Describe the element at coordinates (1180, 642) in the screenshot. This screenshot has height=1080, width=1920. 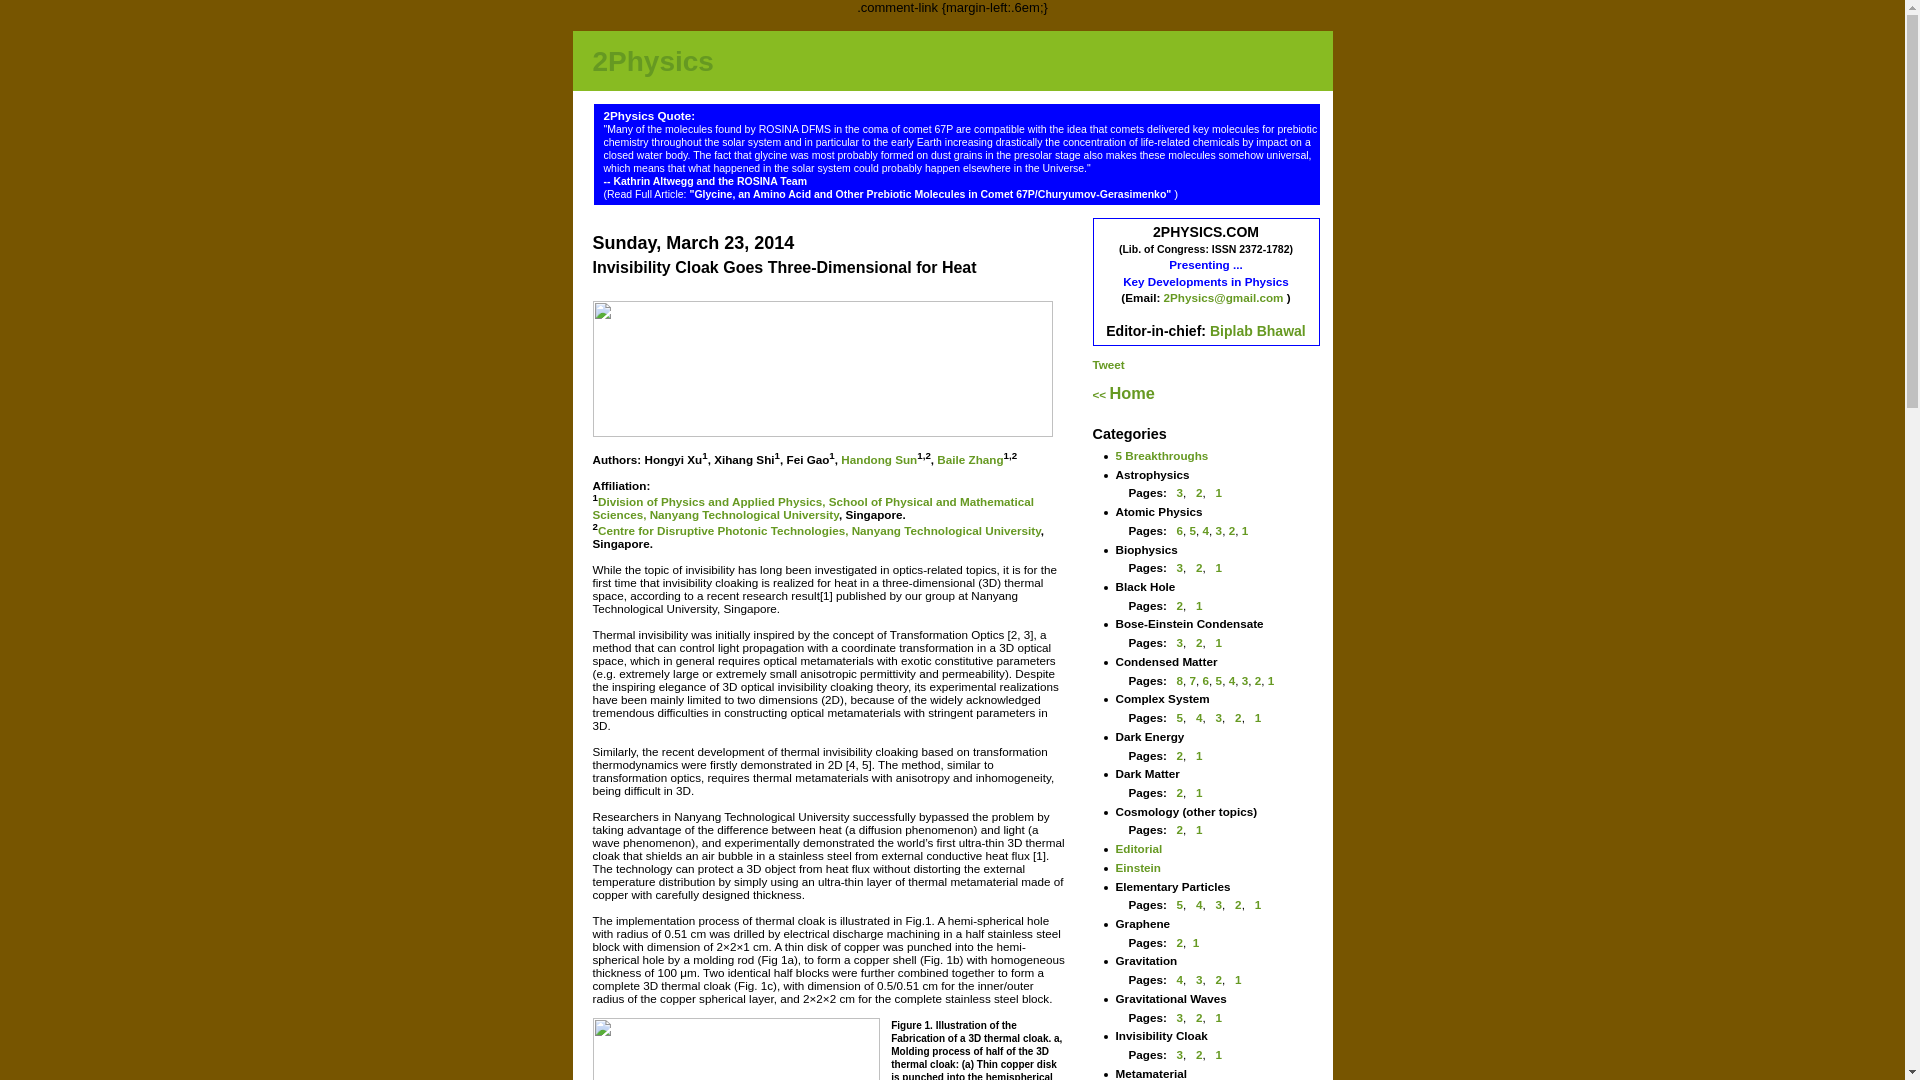
I see `'3'` at that location.